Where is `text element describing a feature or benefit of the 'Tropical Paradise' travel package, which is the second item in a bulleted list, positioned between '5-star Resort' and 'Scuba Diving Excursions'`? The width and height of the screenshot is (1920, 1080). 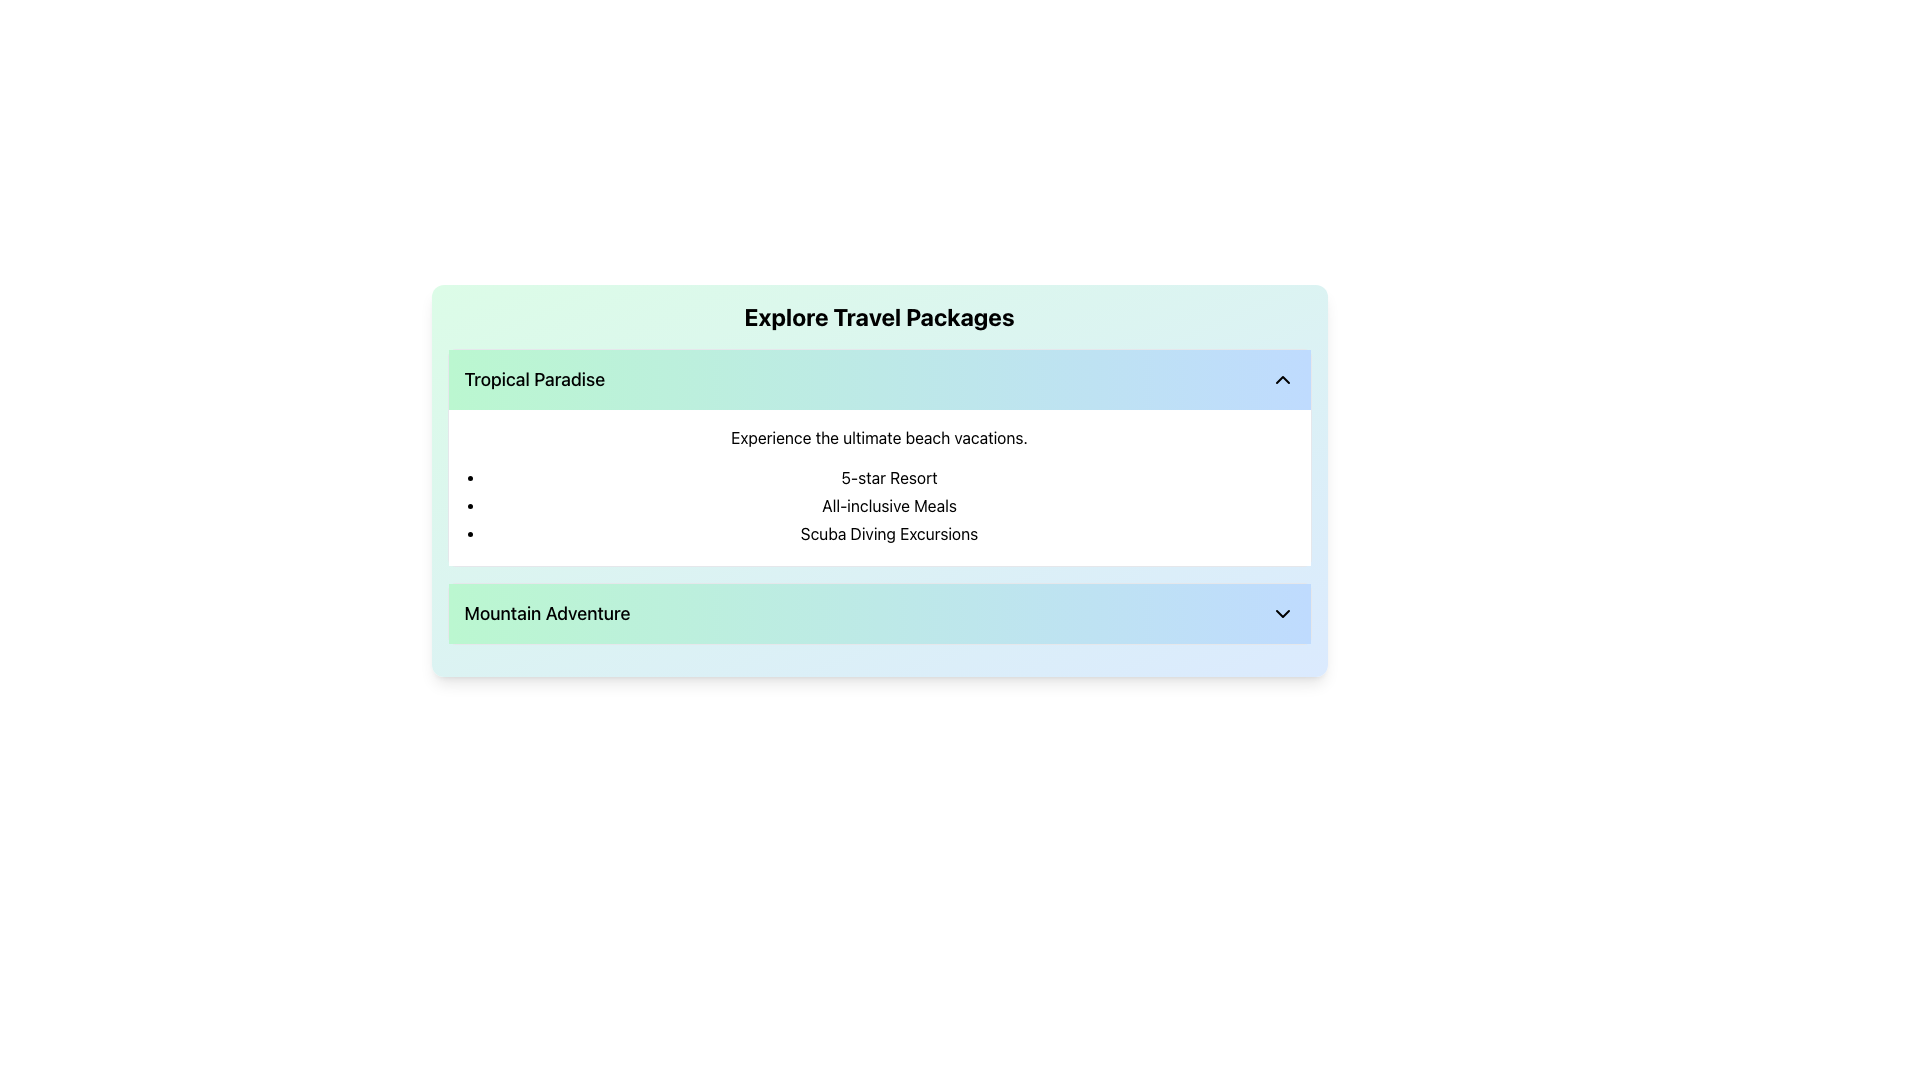
text element describing a feature or benefit of the 'Tropical Paradise' travel package, which is the second item in a bulleted list, positioned between '5-star Resort' and 'Scuba Diving Excursions' is located at coordinates (888, 504).